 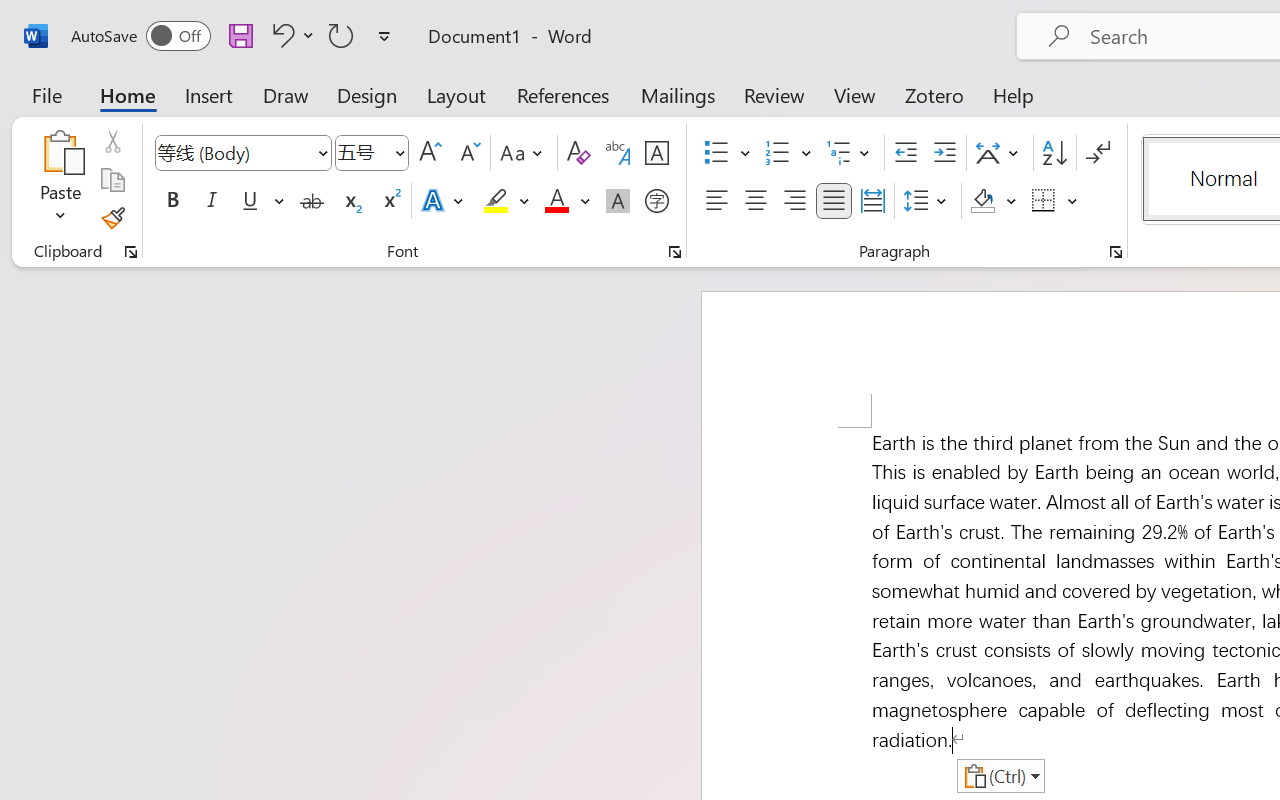 What do you see at coordinates (1000, 775) in the screenshot?
I see `'Action: Paste alternatives'` at bounding box center [1000, 775].